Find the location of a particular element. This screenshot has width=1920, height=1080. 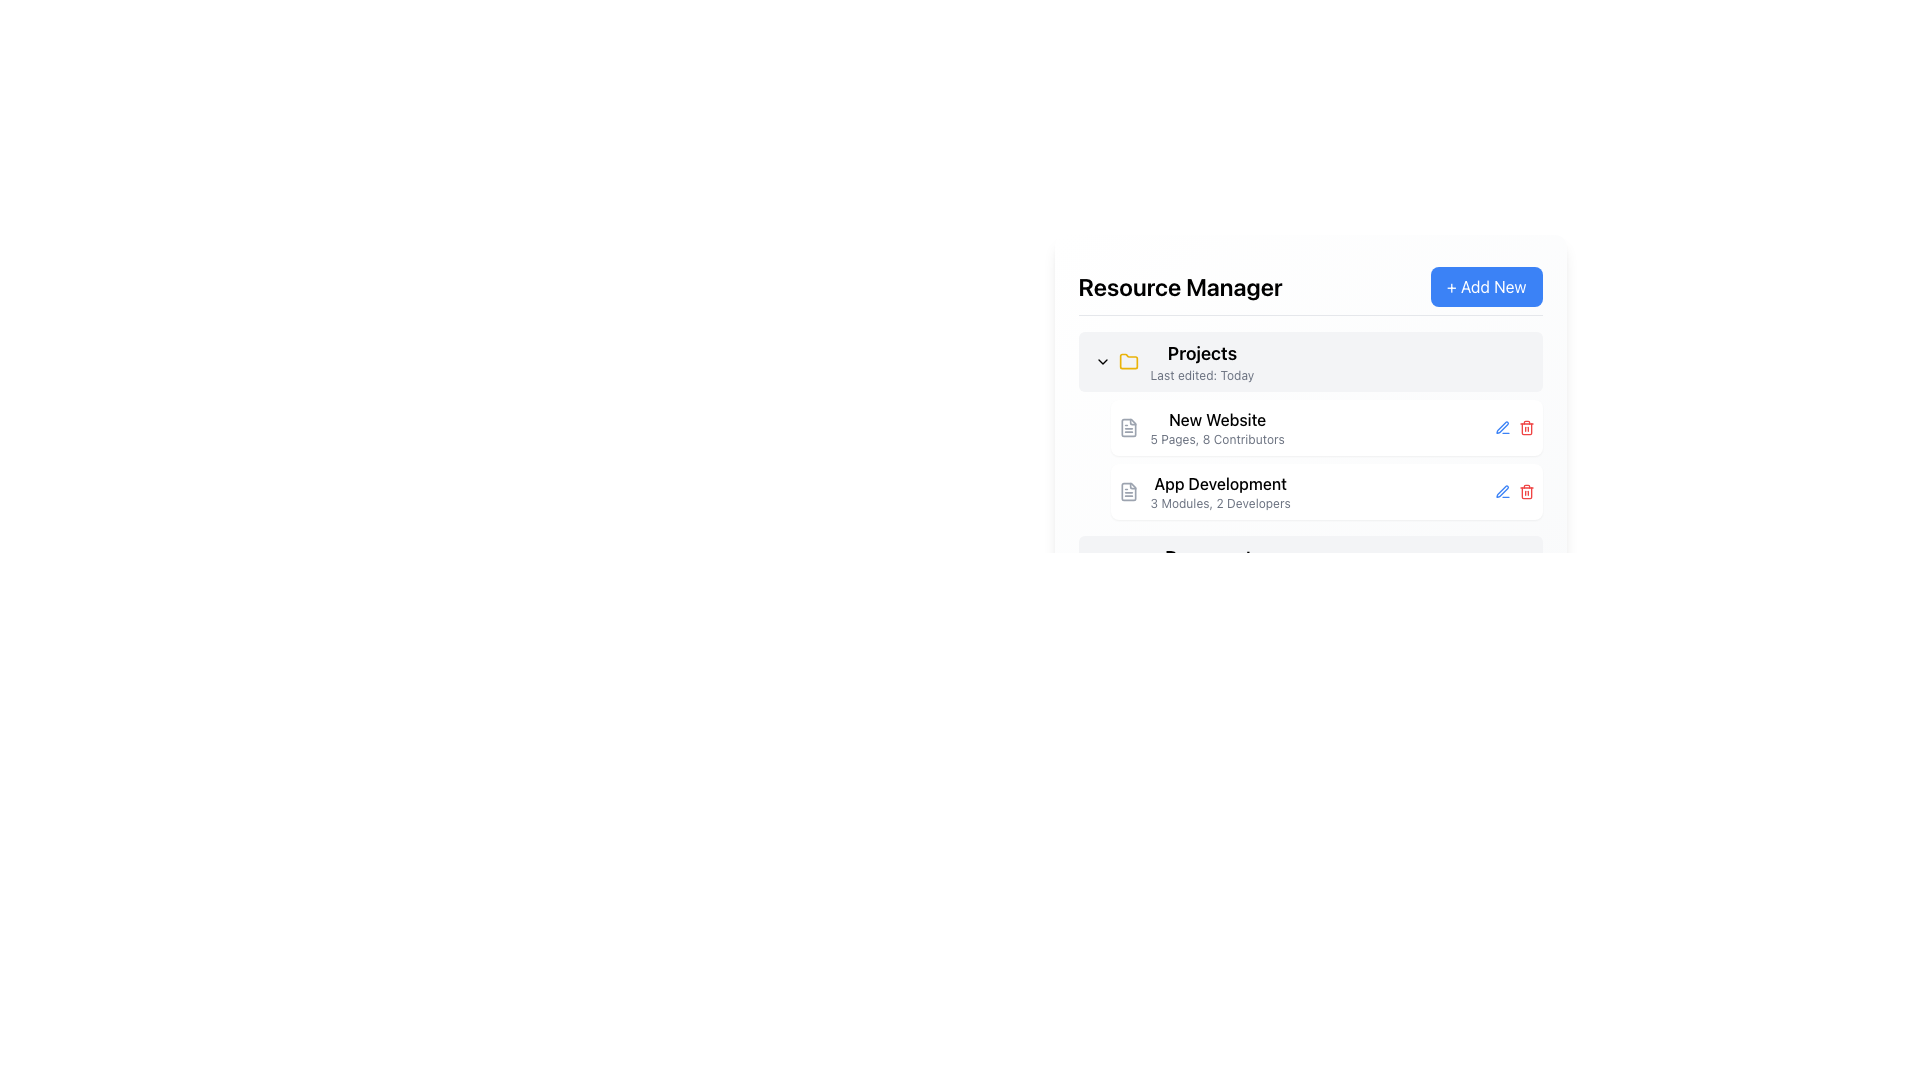

the second Text Block with Icon in the 'Resource Manager' section is located at coordinates (1203, 492).